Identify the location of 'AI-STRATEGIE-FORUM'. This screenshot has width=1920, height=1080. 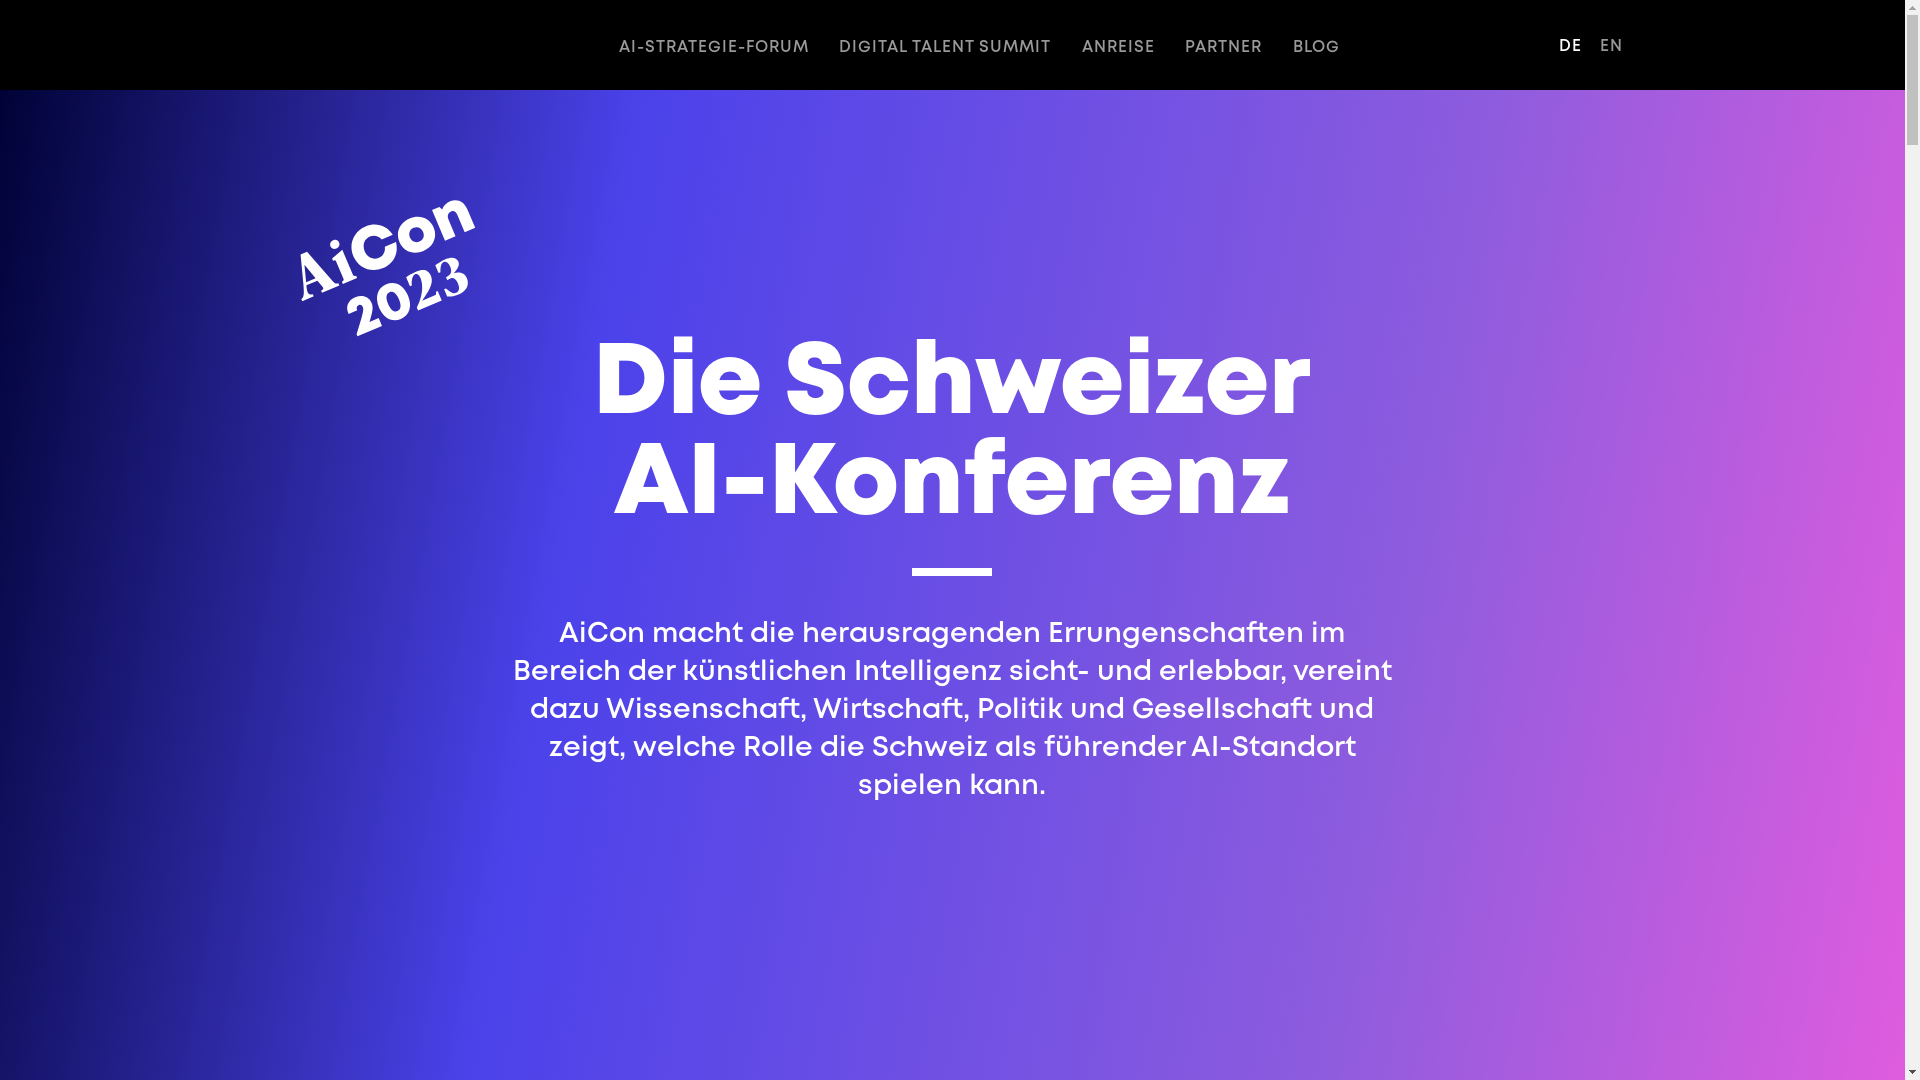
(714, 45).